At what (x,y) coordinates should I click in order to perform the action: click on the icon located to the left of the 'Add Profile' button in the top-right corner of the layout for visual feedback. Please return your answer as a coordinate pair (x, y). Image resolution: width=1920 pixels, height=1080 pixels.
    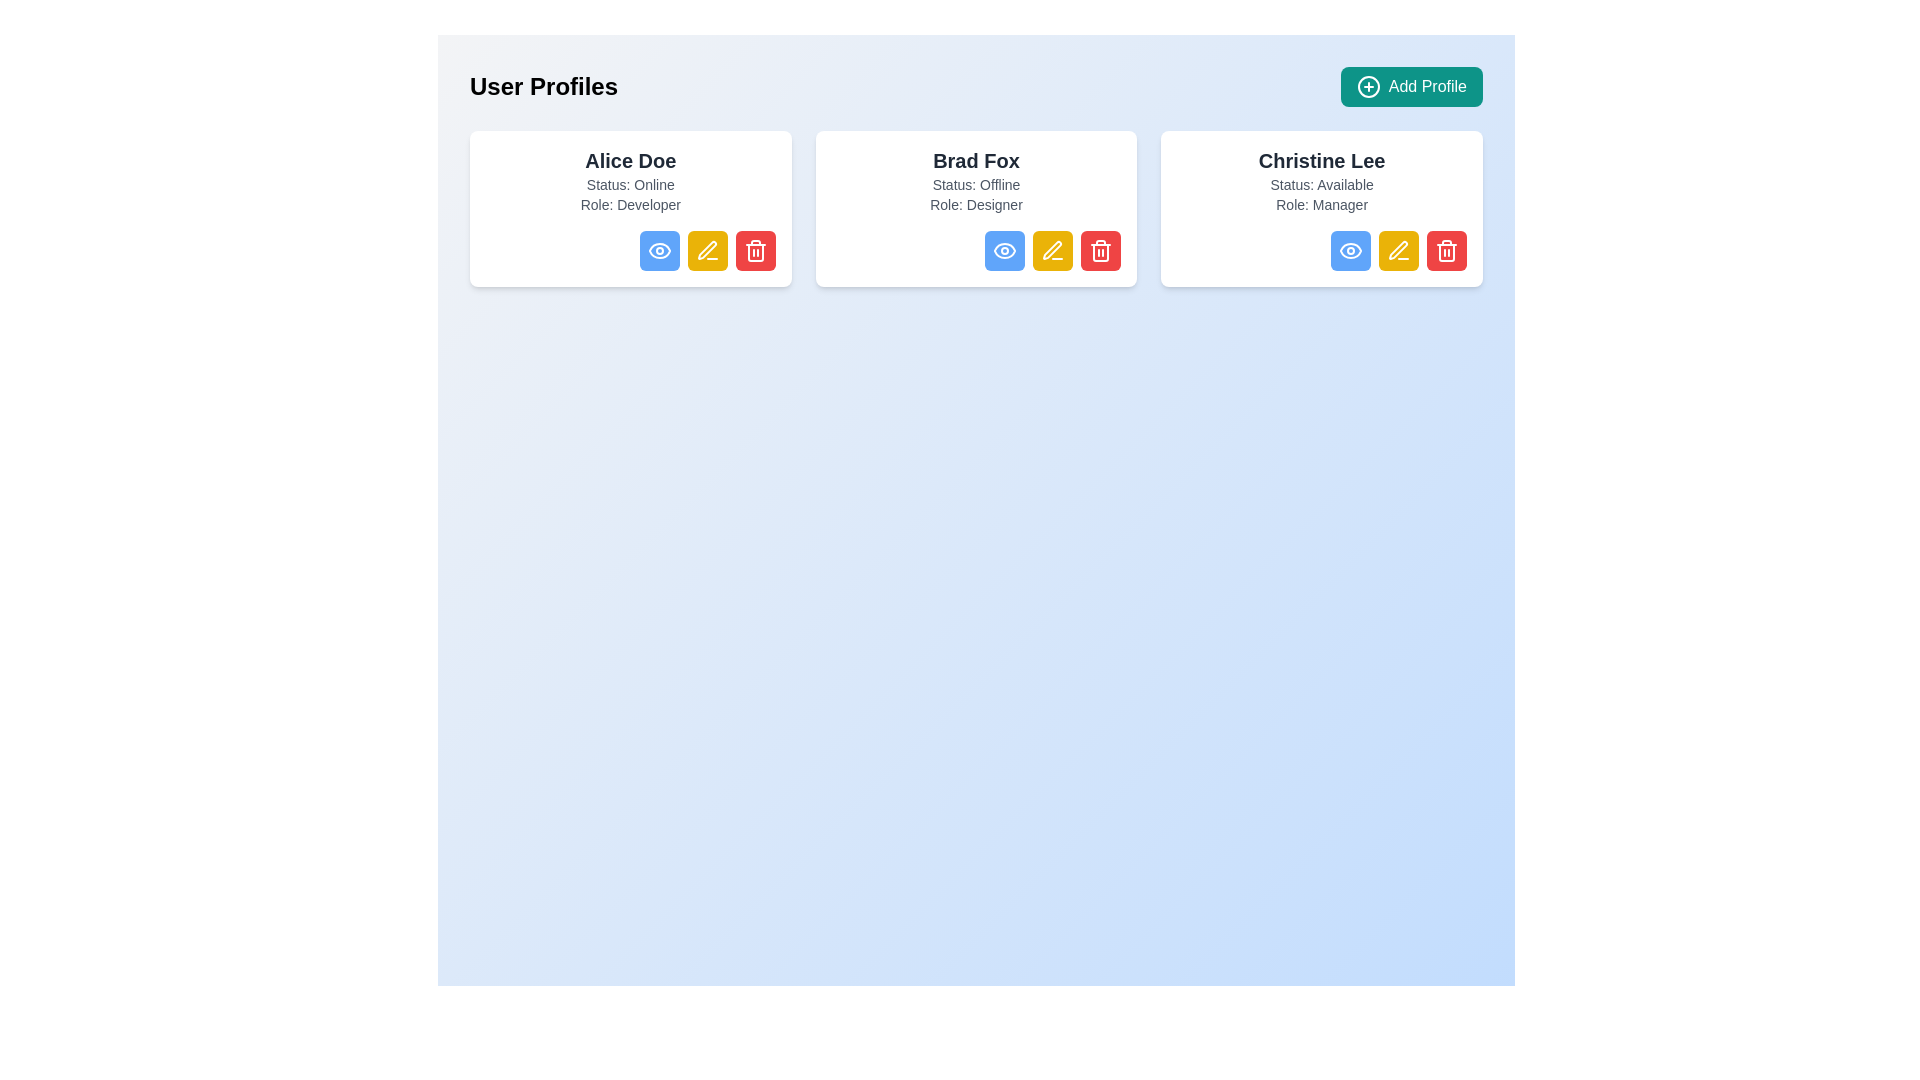
    Looking at the image, I should click on (1367, 86).